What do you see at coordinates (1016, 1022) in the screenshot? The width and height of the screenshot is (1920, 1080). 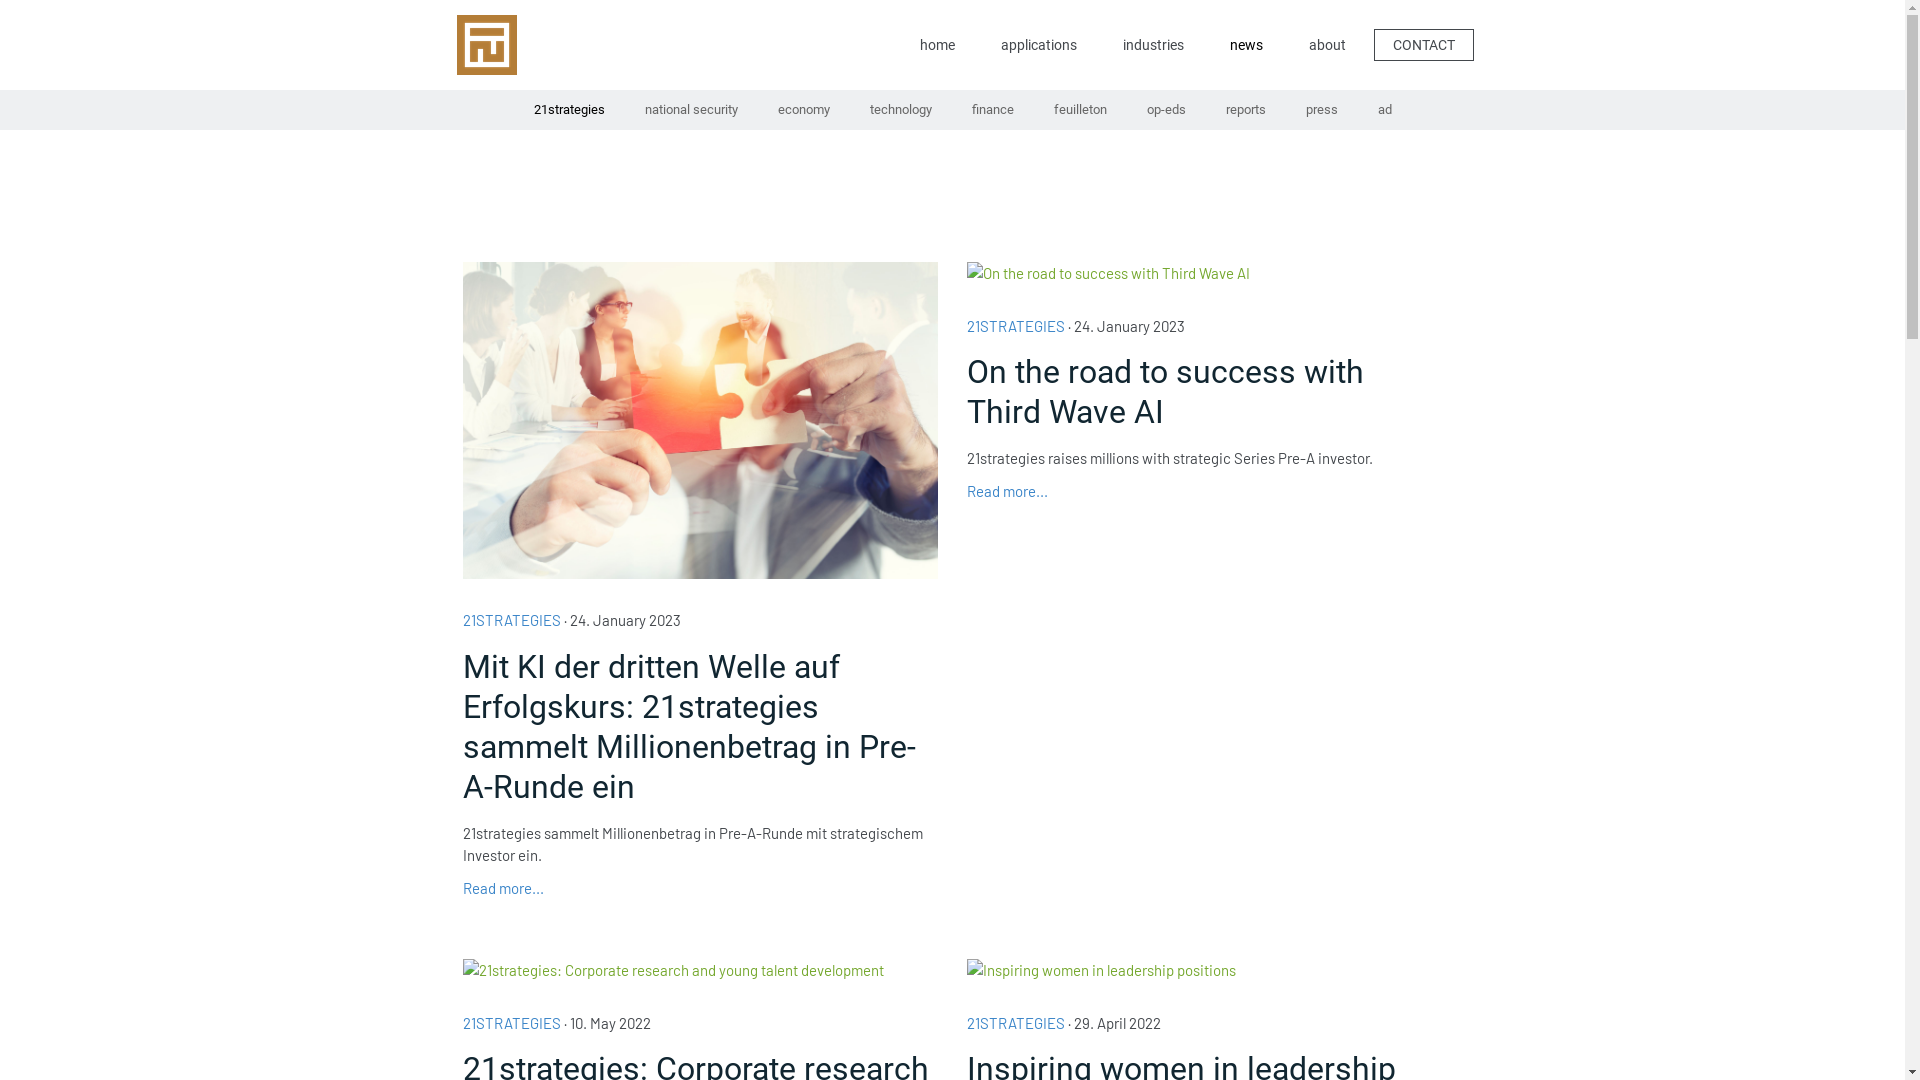 I see `'21STRATEGIES'` at bounding box center [1016, 1022].